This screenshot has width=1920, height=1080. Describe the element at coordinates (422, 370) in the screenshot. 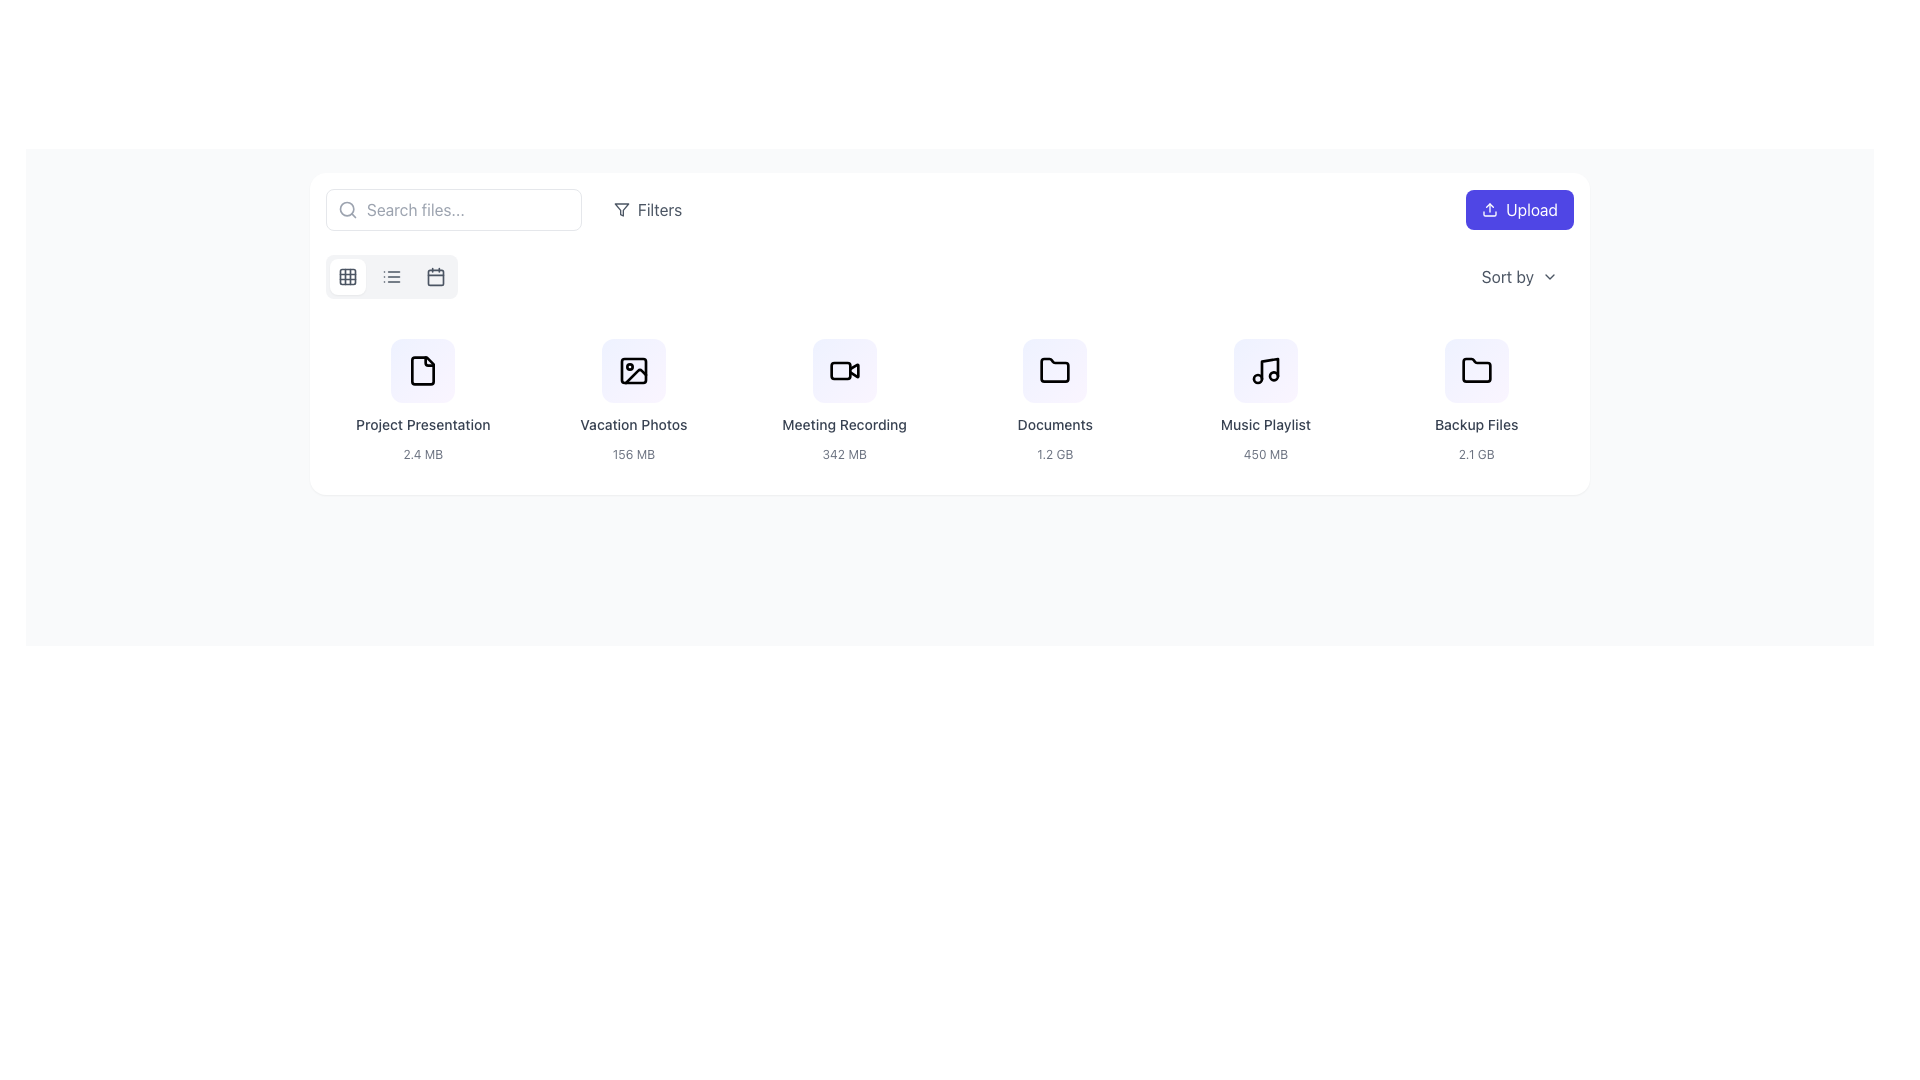

I see `the file icon, which is a minimalist line-art representation of a rectangular file with a folded upper-right corner, located within the 'Project Presentation' card` at that location.